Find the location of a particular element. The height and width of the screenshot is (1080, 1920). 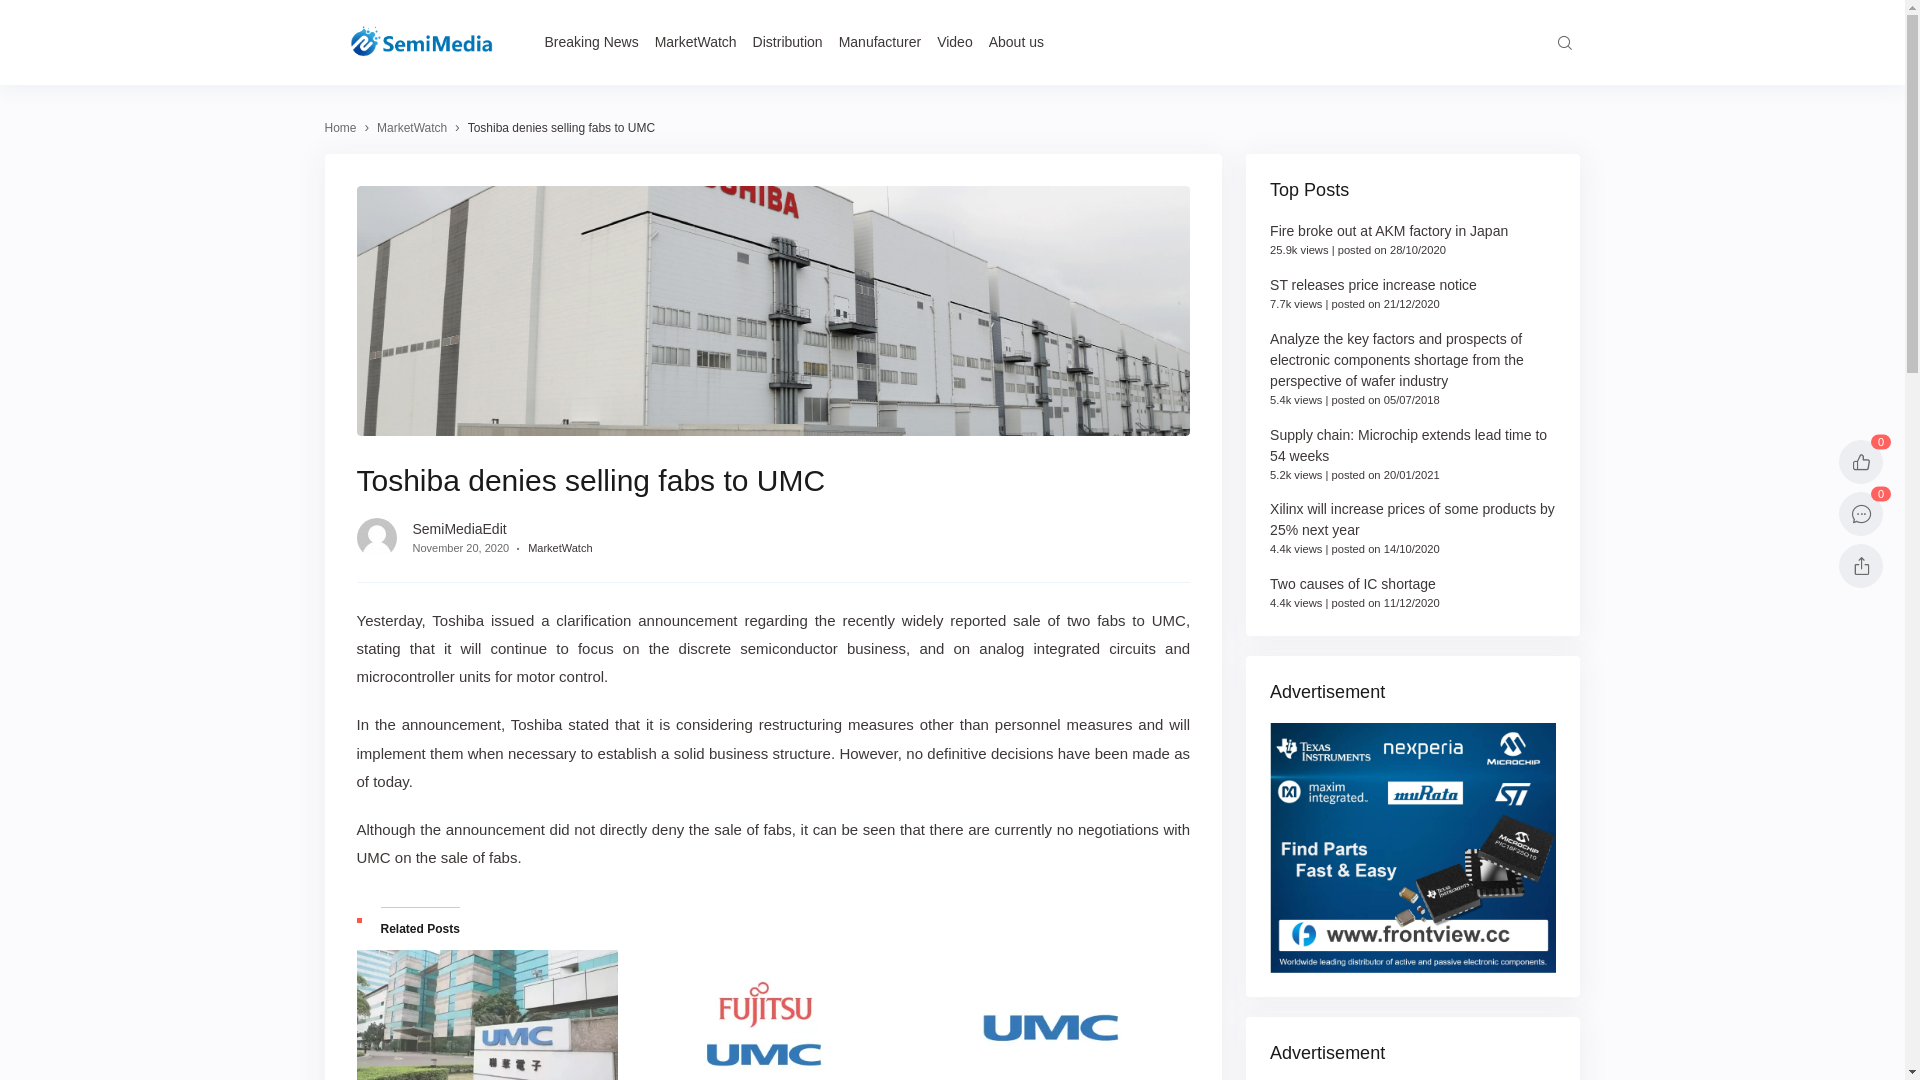

'Home' is located at coordinates (340, 127).